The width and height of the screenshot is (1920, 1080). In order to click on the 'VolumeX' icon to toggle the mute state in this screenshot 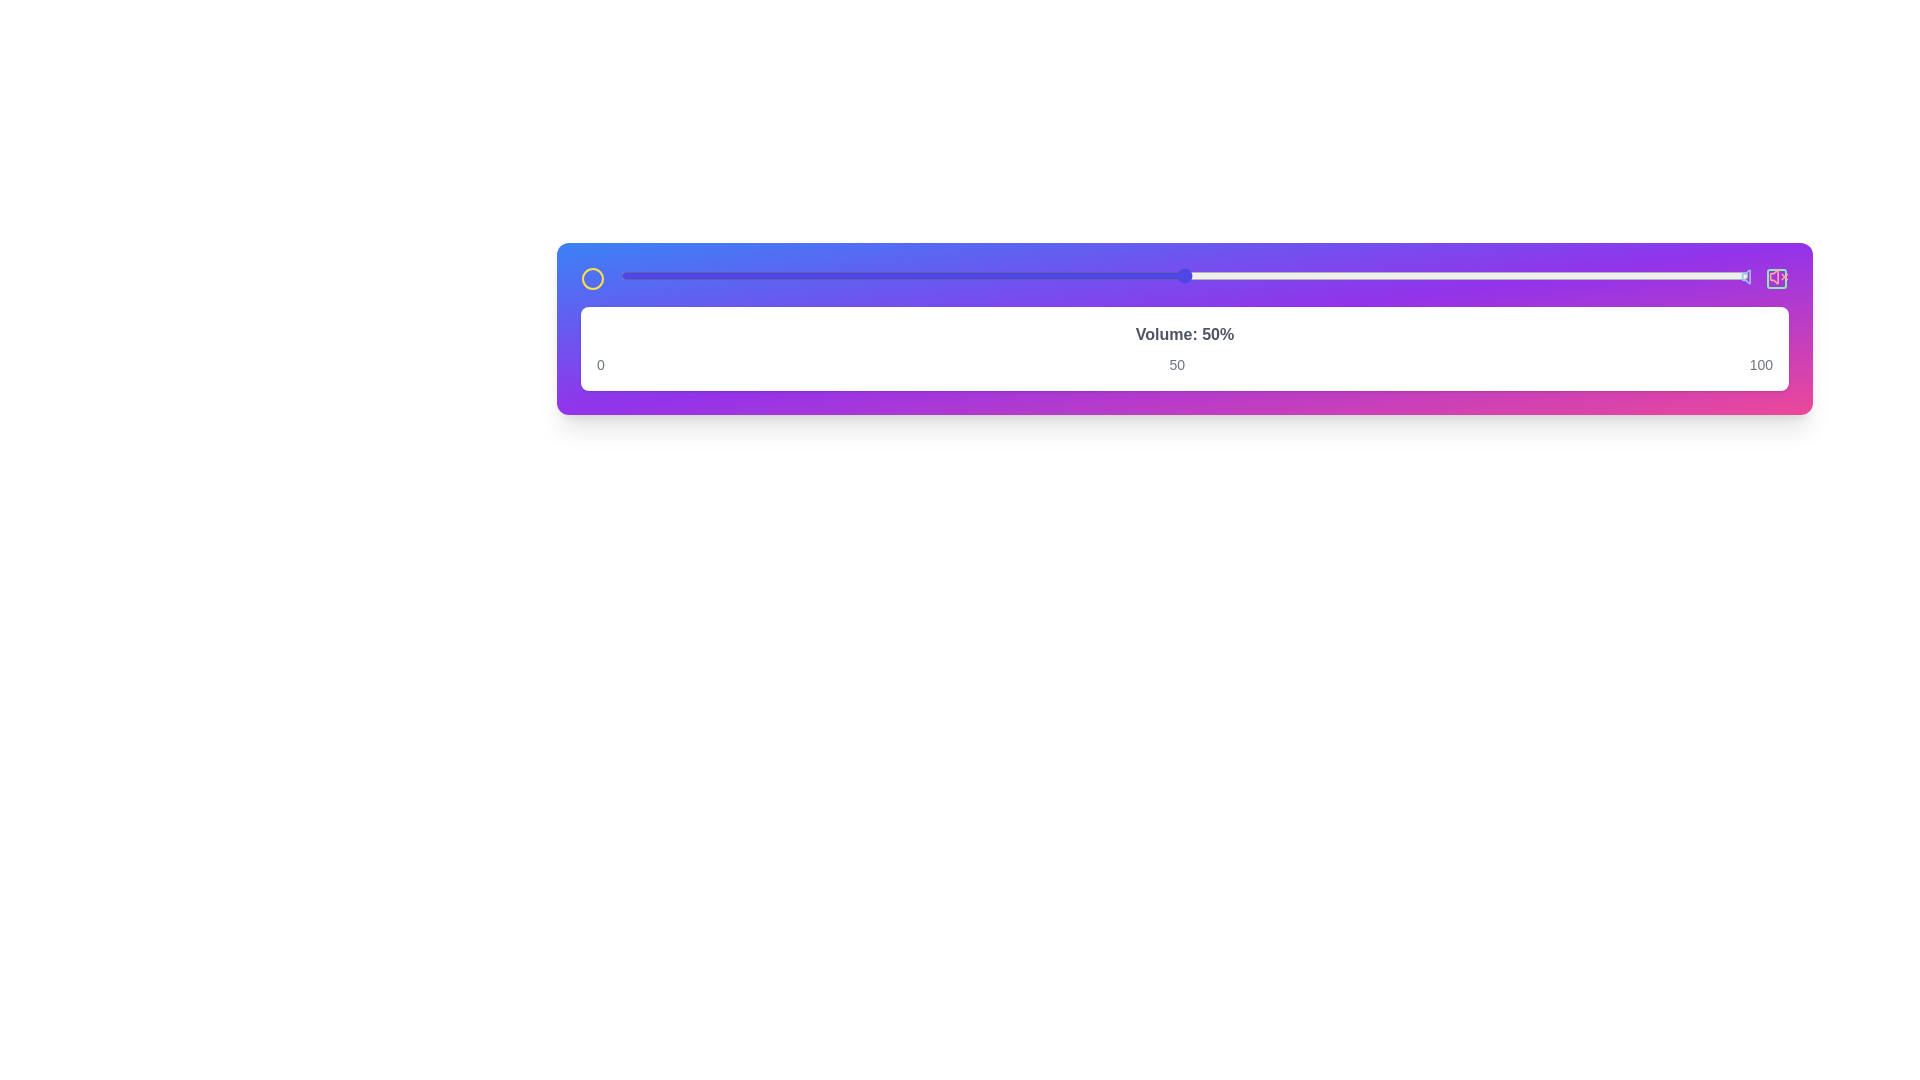, I will do `click(1779, 277)`.